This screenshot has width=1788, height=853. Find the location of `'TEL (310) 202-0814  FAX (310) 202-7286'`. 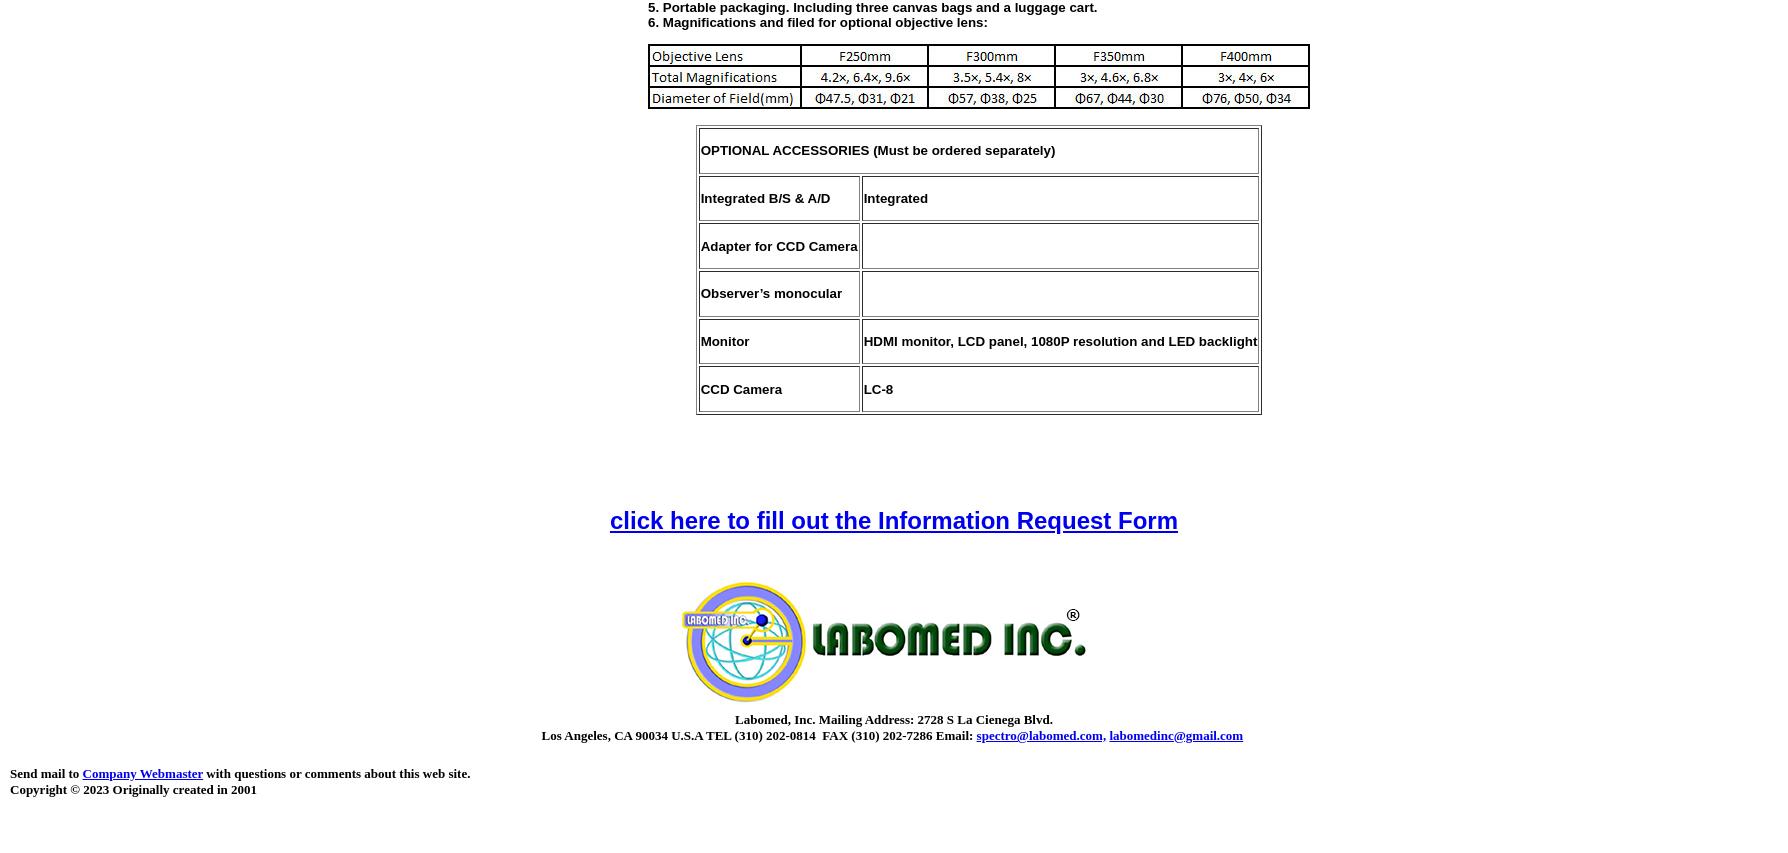

'TEL (310) 202-0814  FAX (310) 202-7286' is located at coordinates (705, 733).